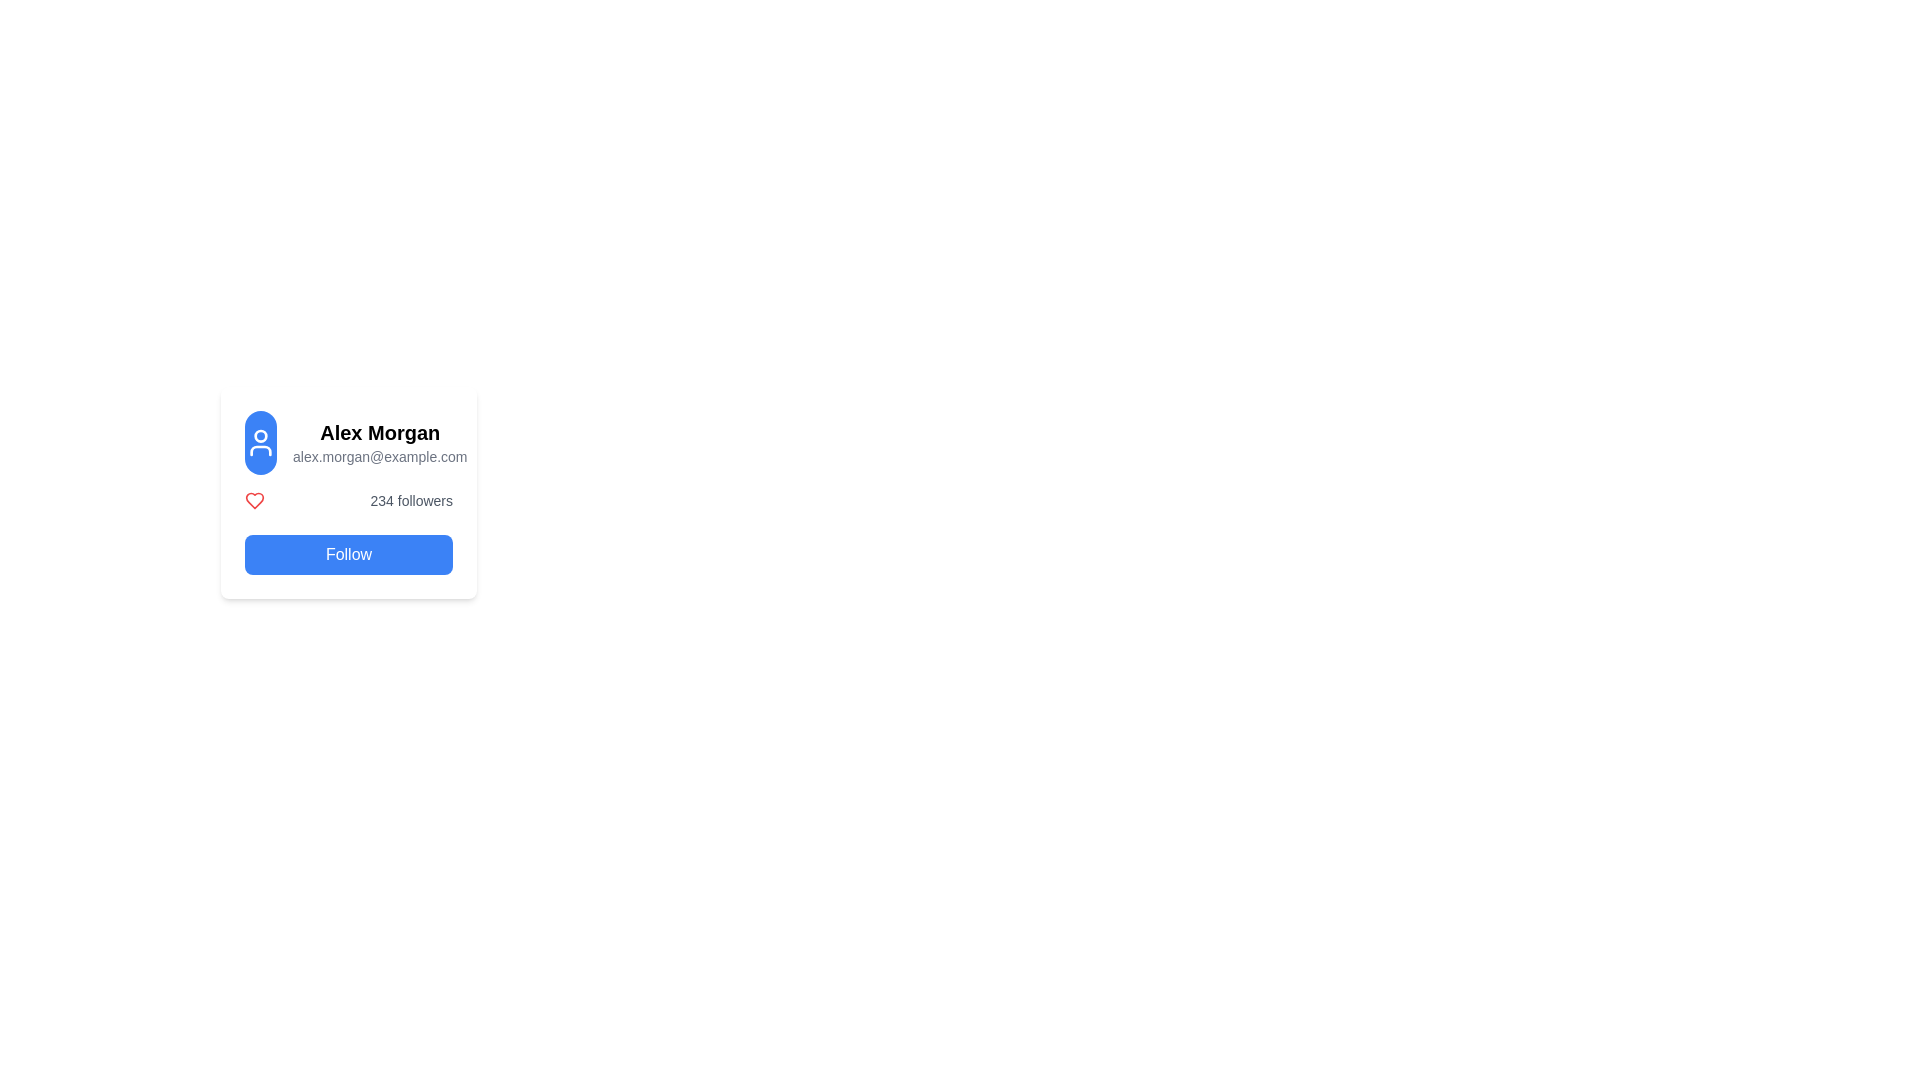 The image size is (1920, 1080). Describe the element at coordinates (349, 531) in the screenshot. I see `the 'Follow' button located below the '234 followers' text label in the profile card section` at that location.